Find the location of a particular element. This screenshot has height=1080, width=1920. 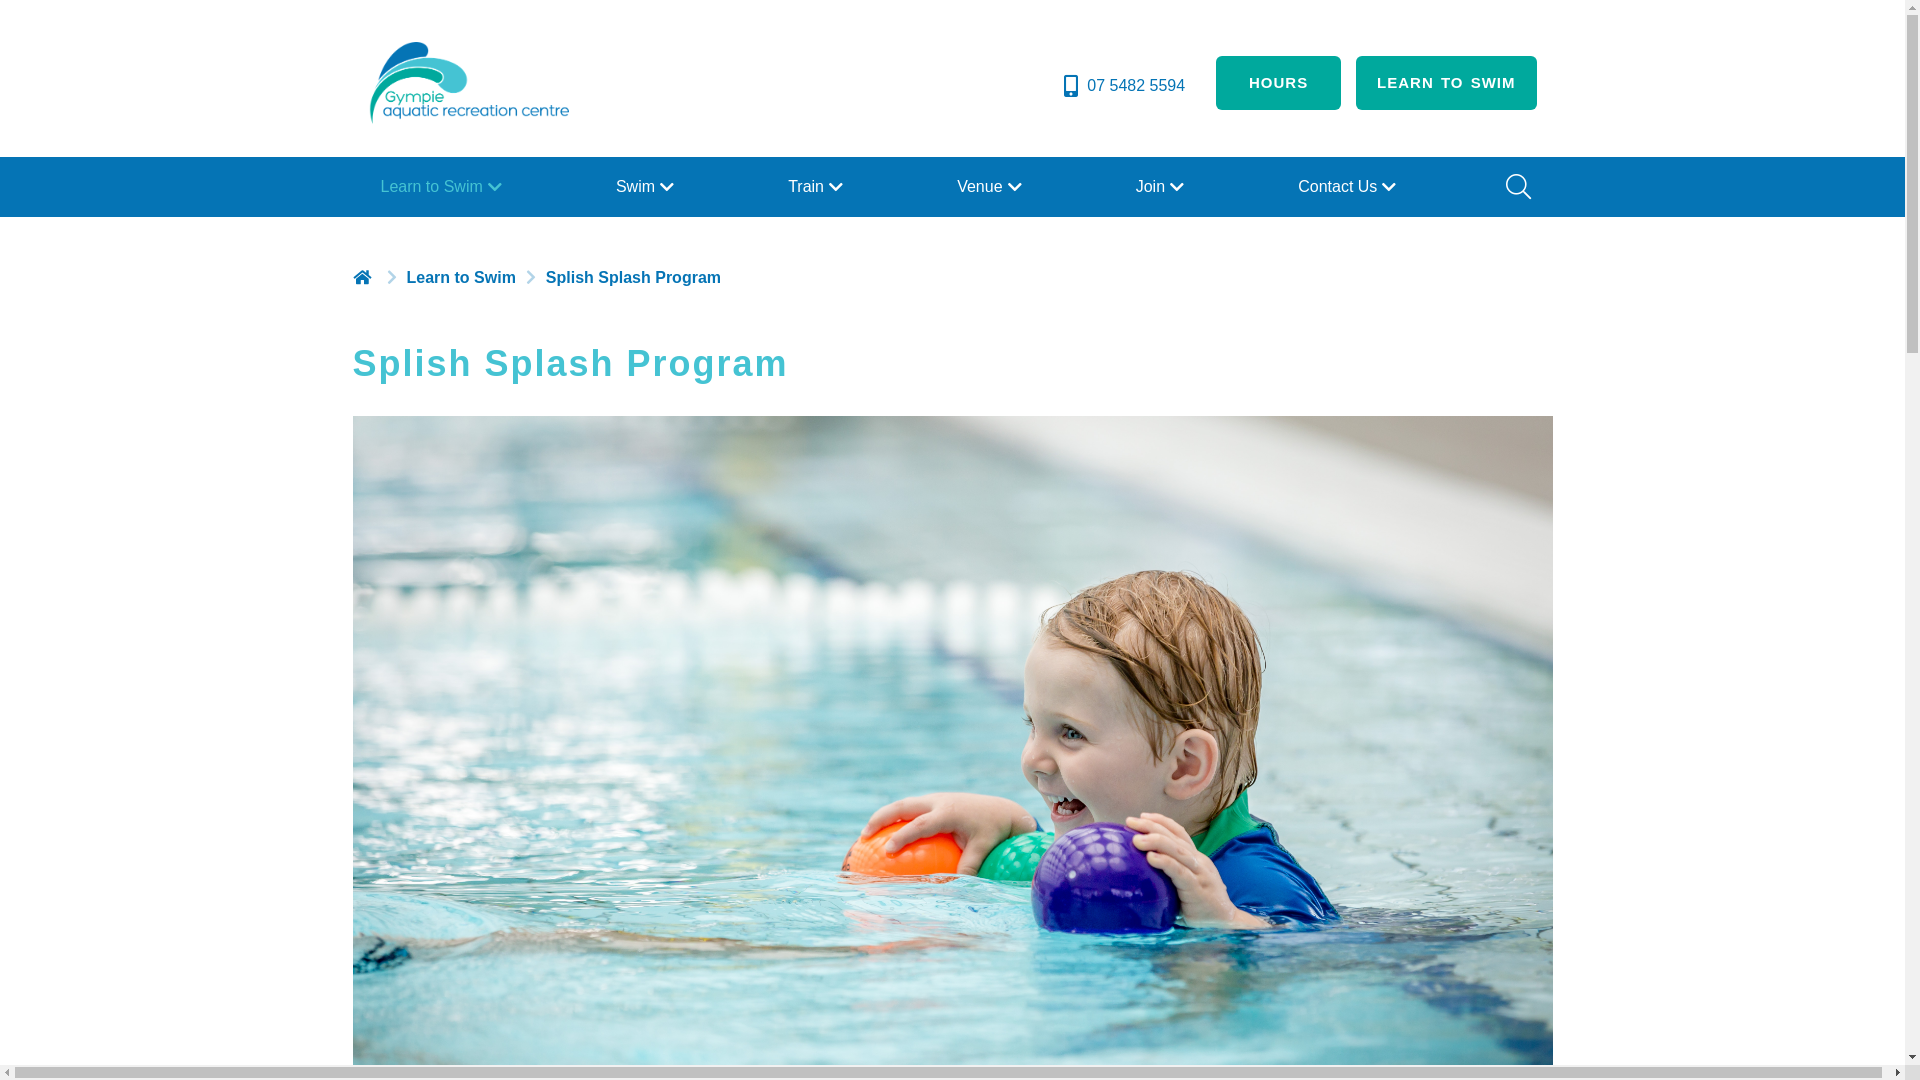

'Search' is located at coordinates (1502, 186).